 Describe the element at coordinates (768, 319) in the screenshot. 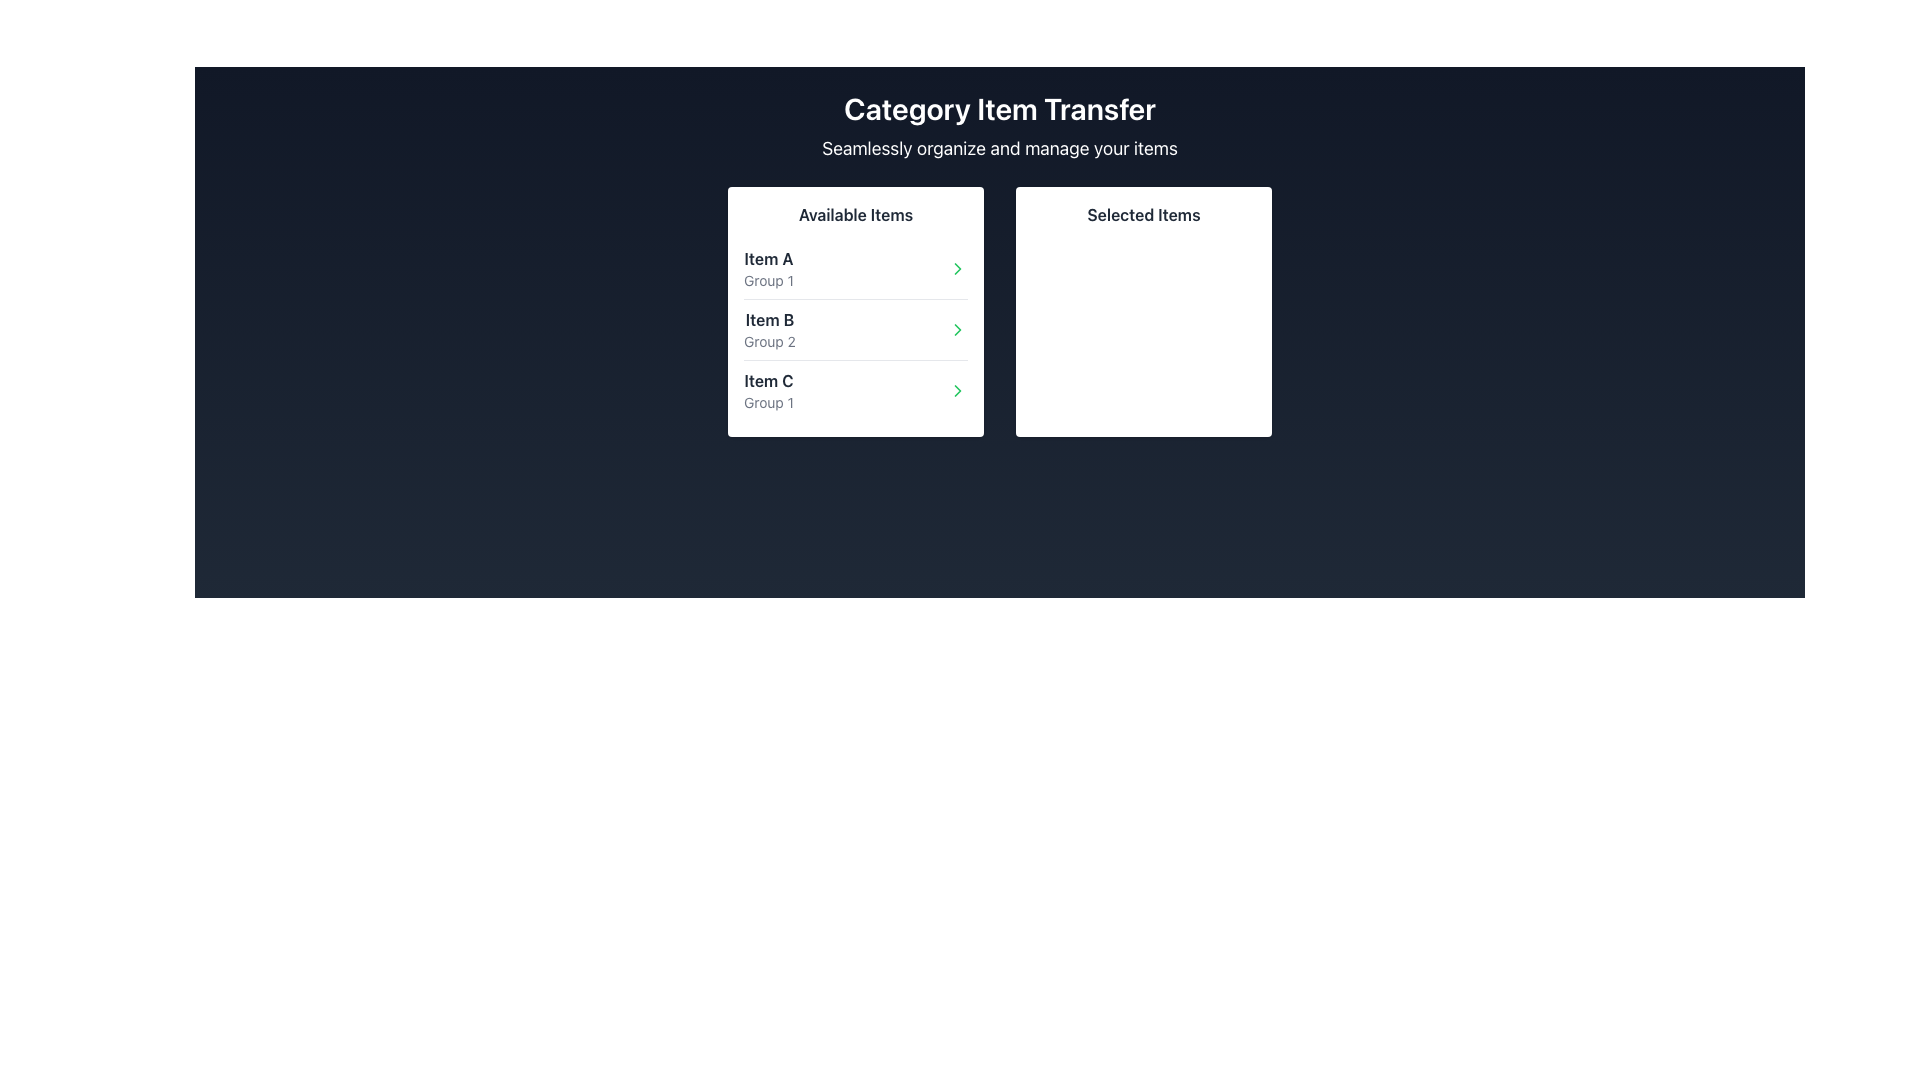

I see `text content of the label identified as 'Item B' in the left panel under 'Available Items', which is the second item in the list` at that location.